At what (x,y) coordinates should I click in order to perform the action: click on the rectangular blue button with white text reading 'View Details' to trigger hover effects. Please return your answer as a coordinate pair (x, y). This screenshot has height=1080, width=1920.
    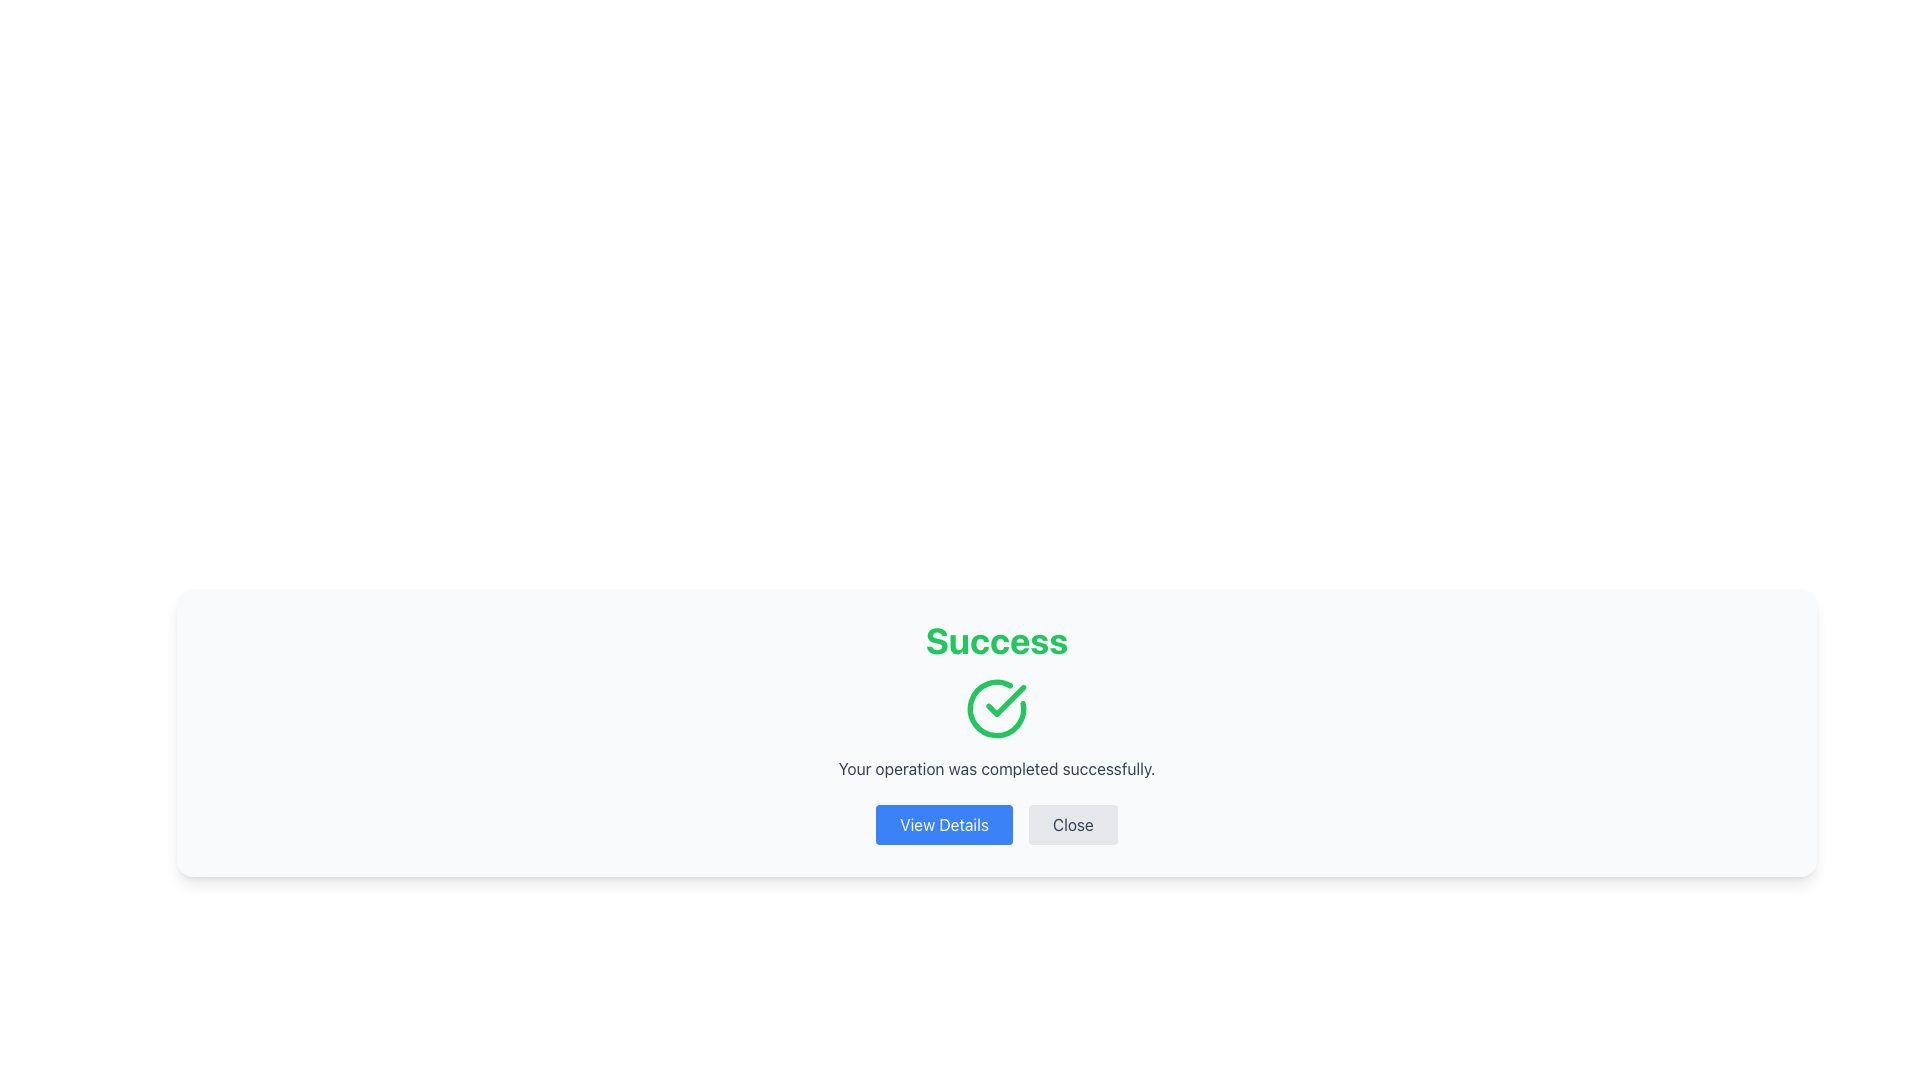
    Looking at the image, I should click on (943, 825).